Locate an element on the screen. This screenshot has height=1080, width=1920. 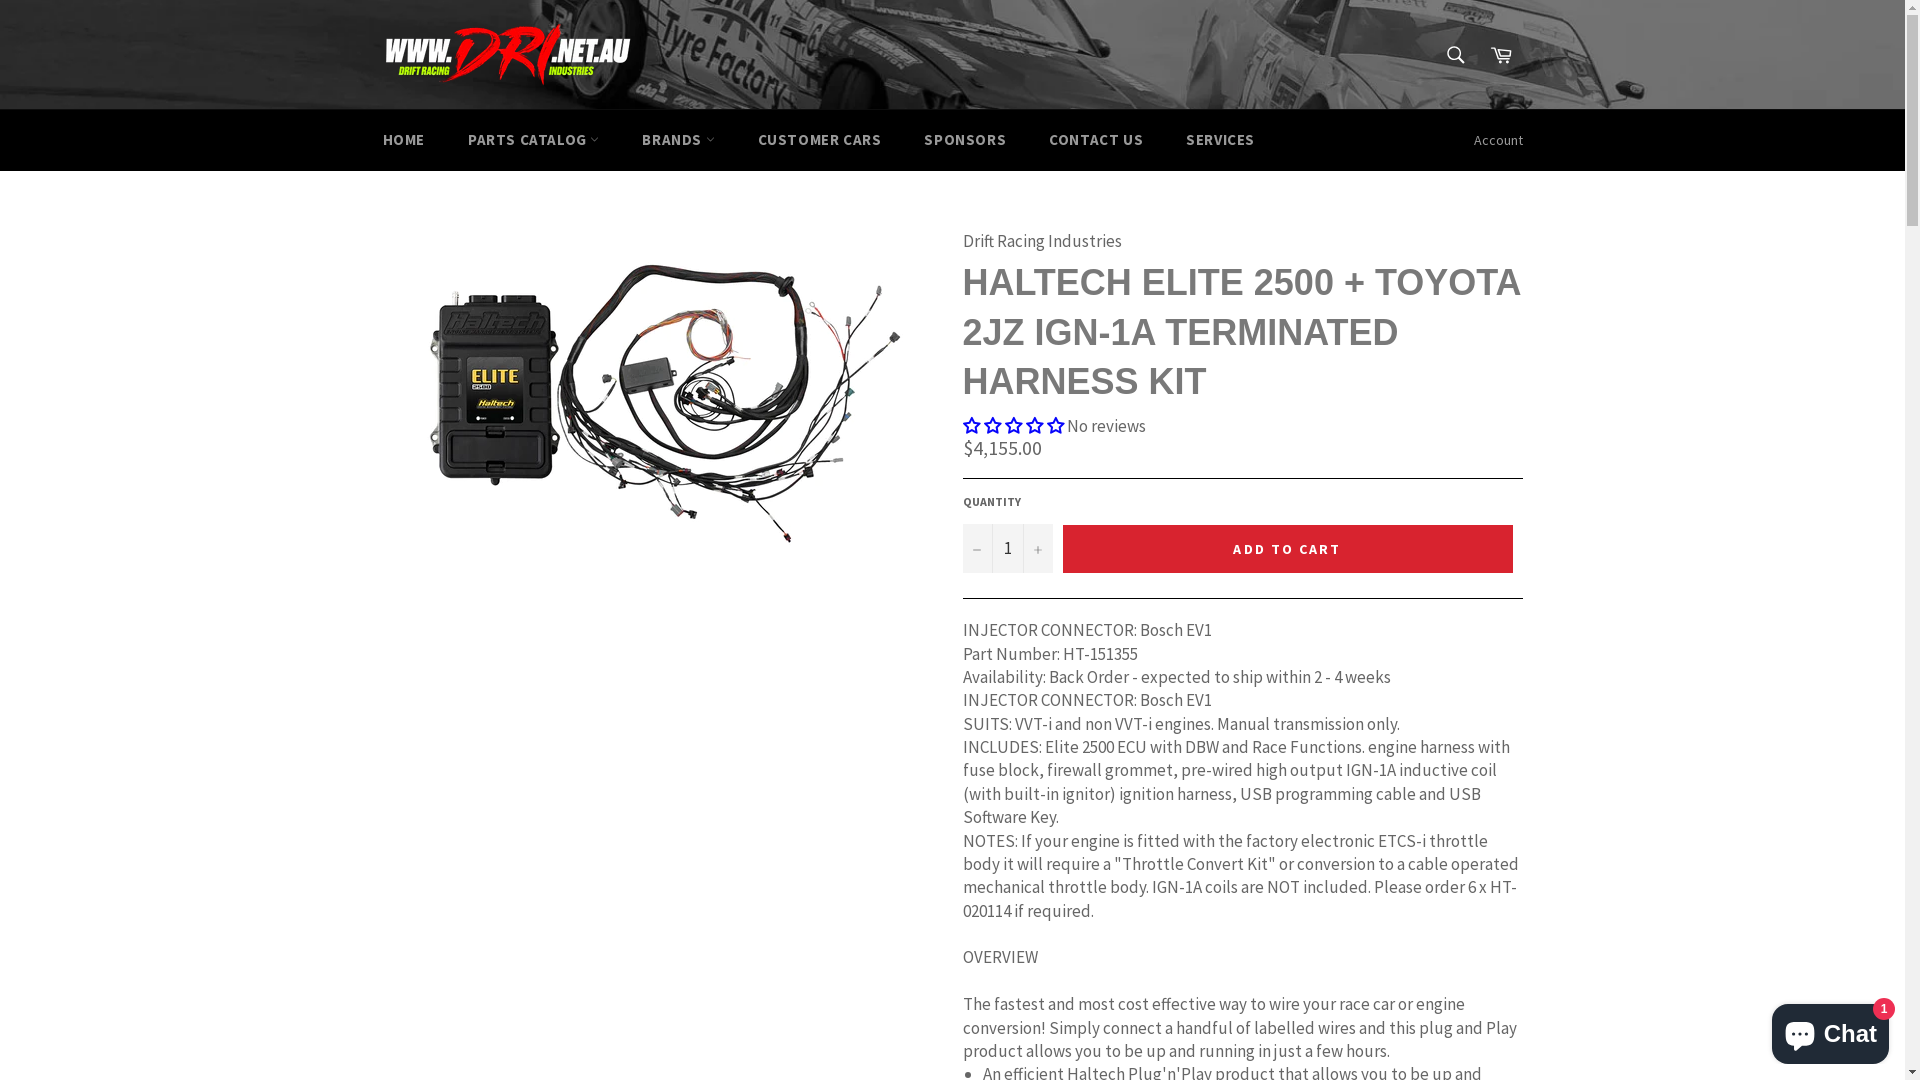
'CONTACT US' is located at coordinates (1094, 139).